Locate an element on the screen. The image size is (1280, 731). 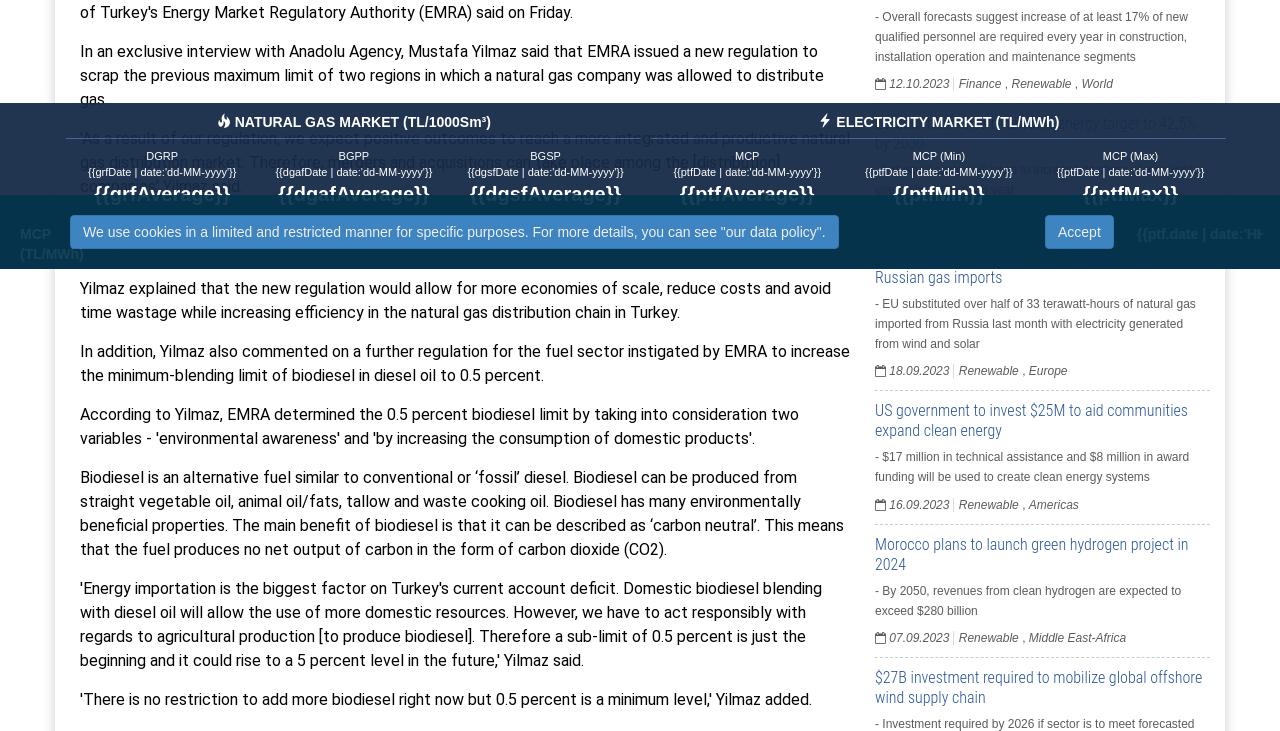
'{{dgsfAverage}}' is located at coordinates (545, 194).